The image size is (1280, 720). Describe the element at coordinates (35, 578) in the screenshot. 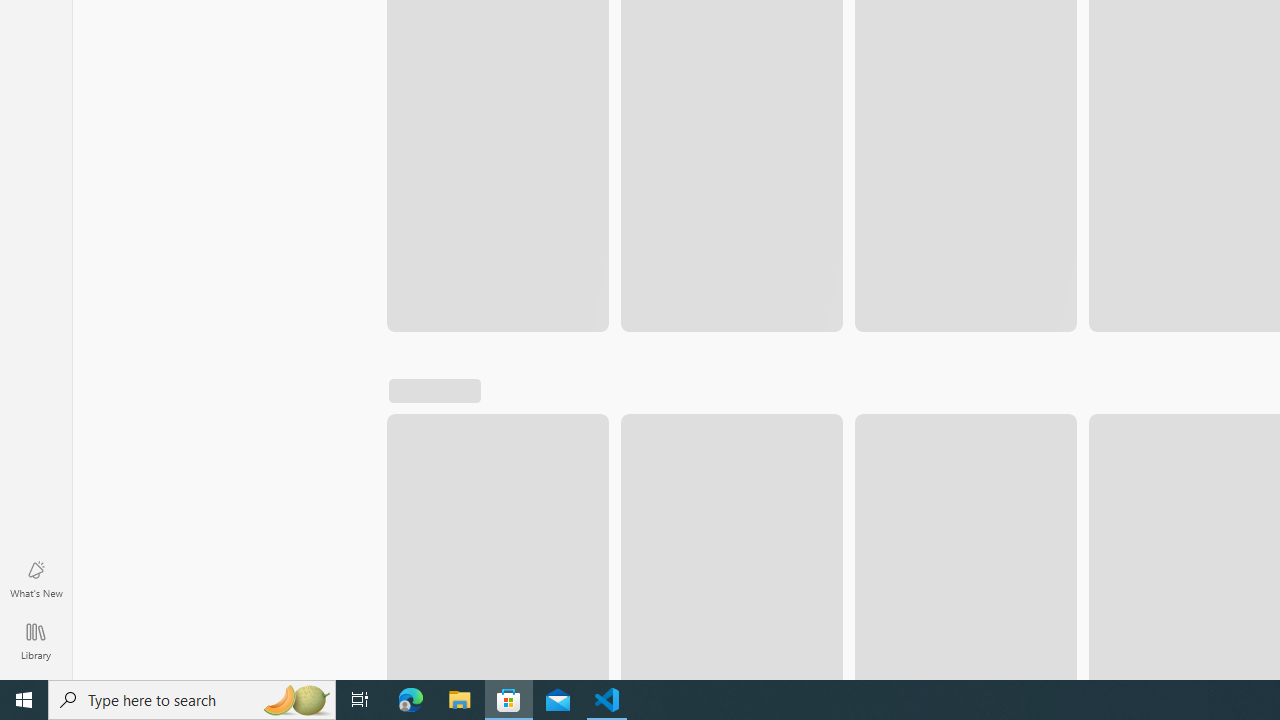

I see `'What'` at that location.